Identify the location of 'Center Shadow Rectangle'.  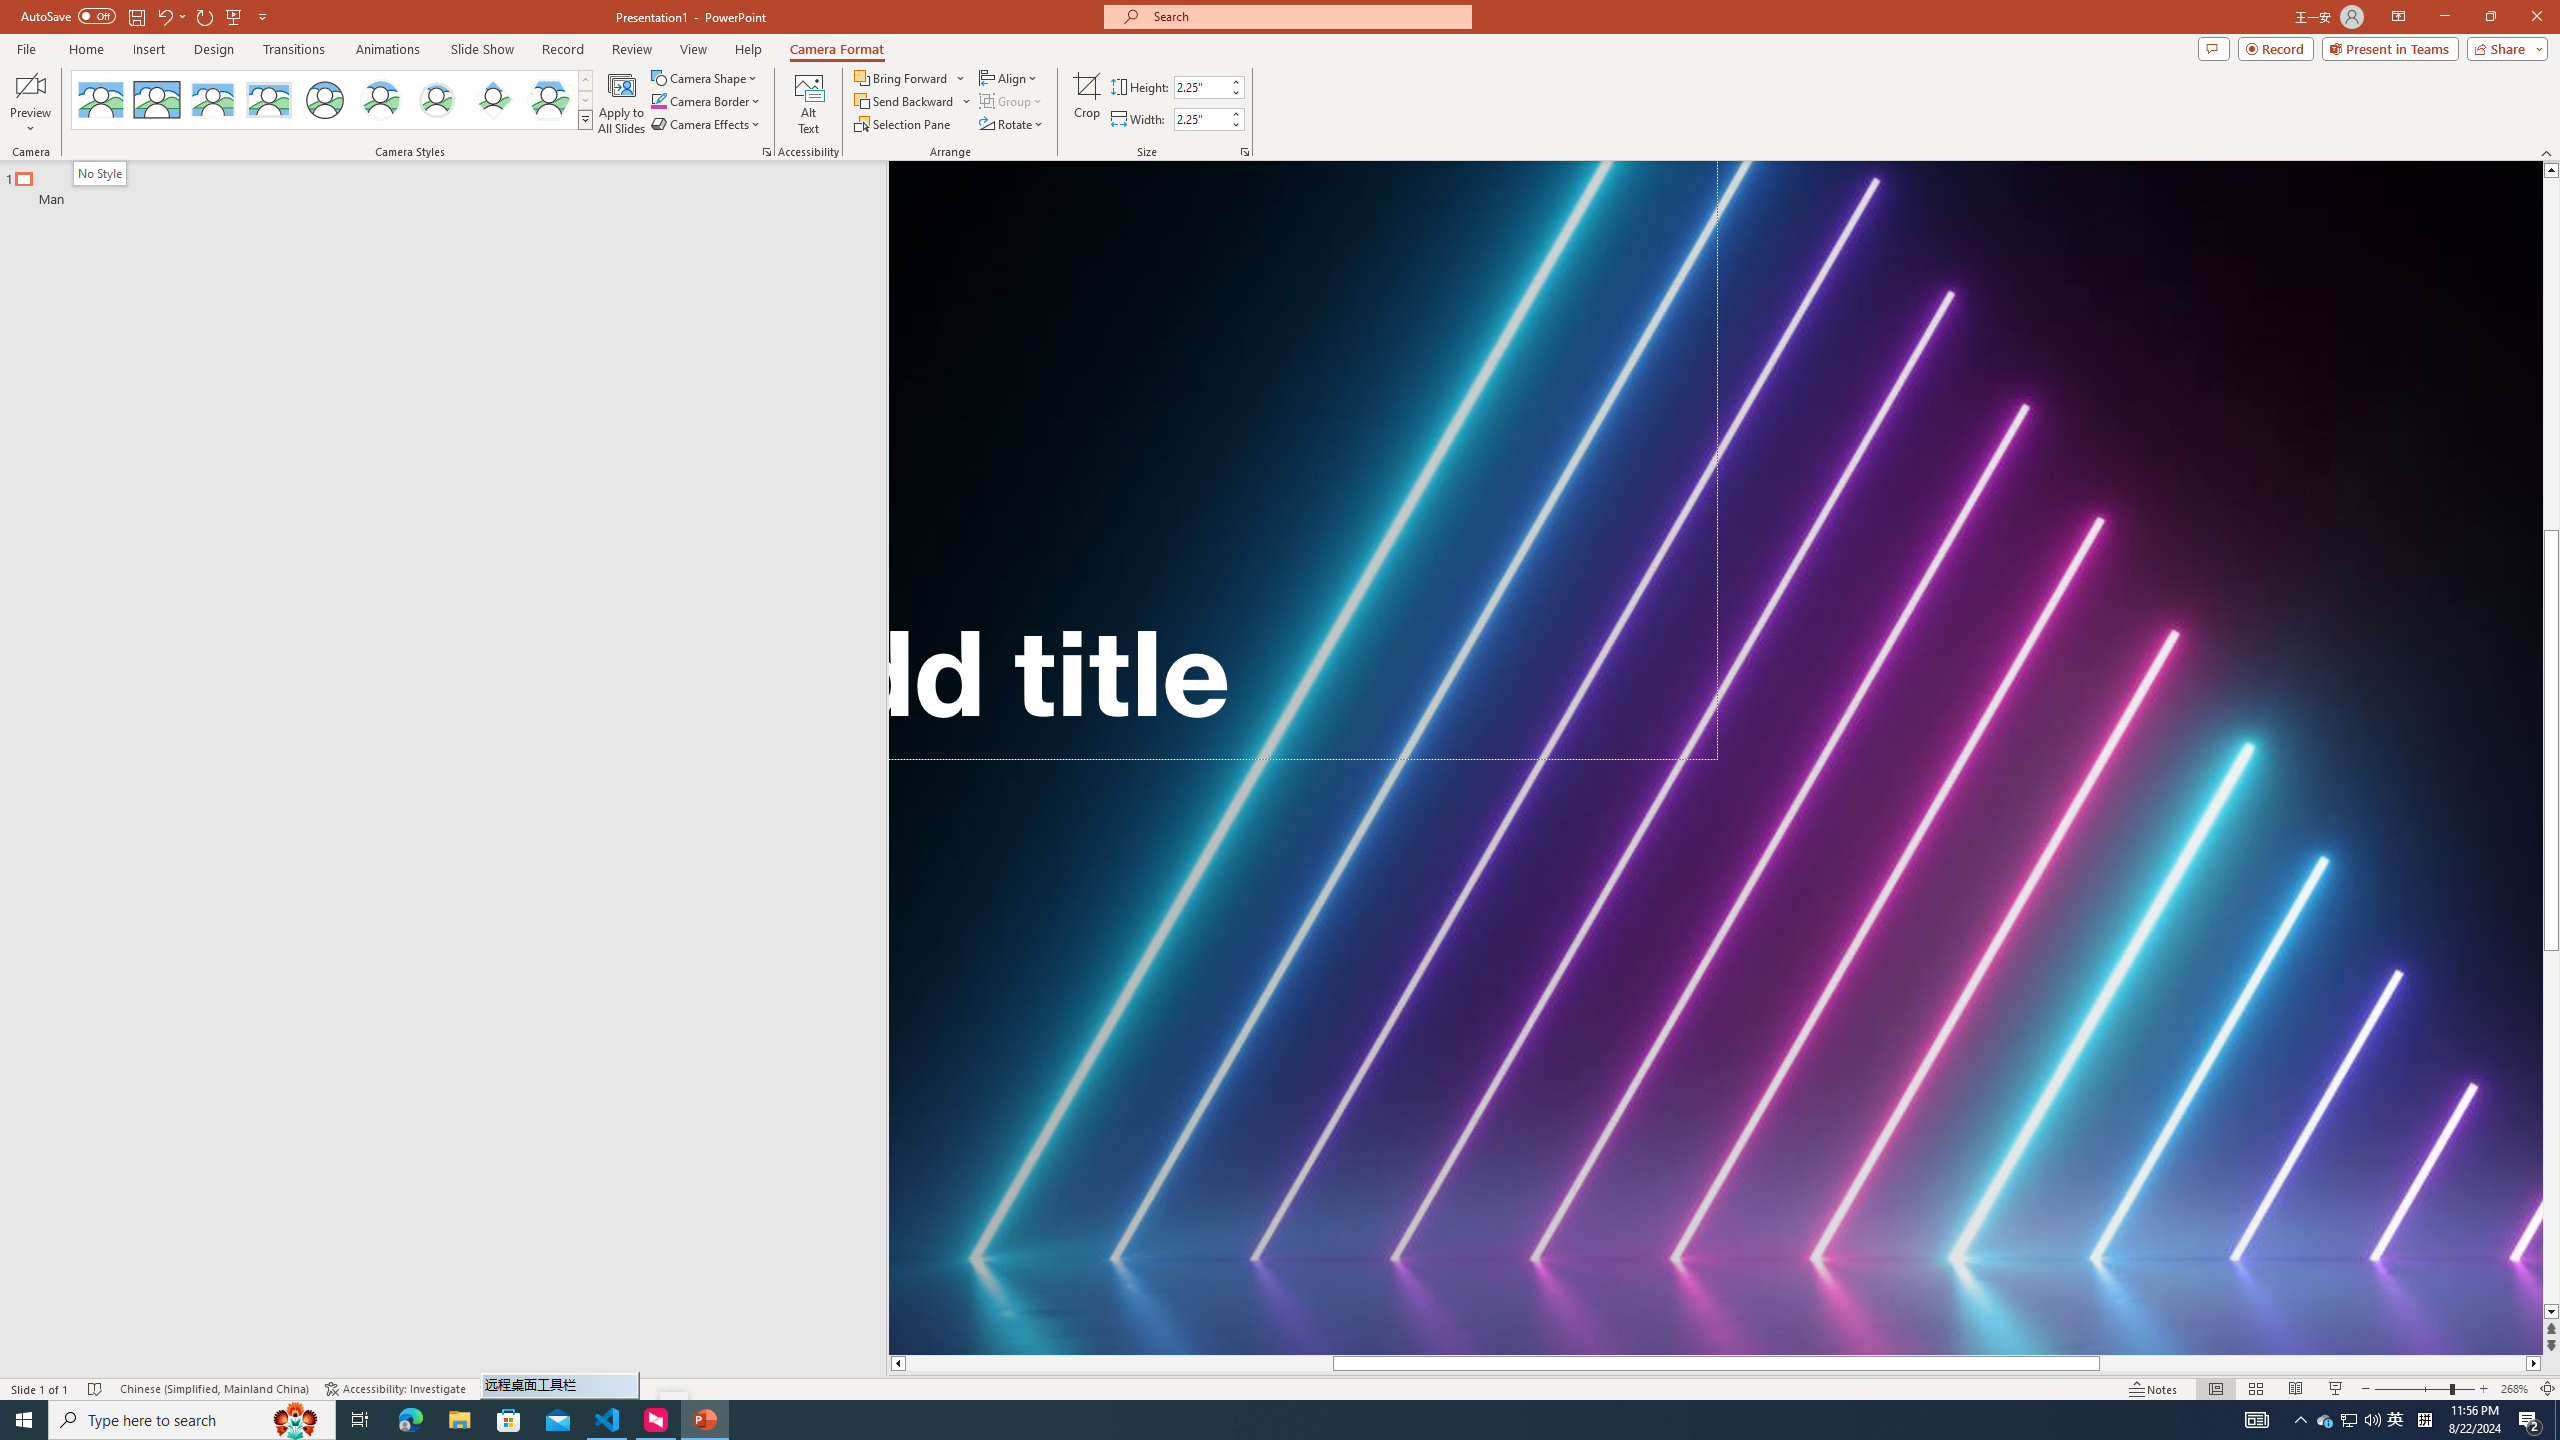
(211, 99).